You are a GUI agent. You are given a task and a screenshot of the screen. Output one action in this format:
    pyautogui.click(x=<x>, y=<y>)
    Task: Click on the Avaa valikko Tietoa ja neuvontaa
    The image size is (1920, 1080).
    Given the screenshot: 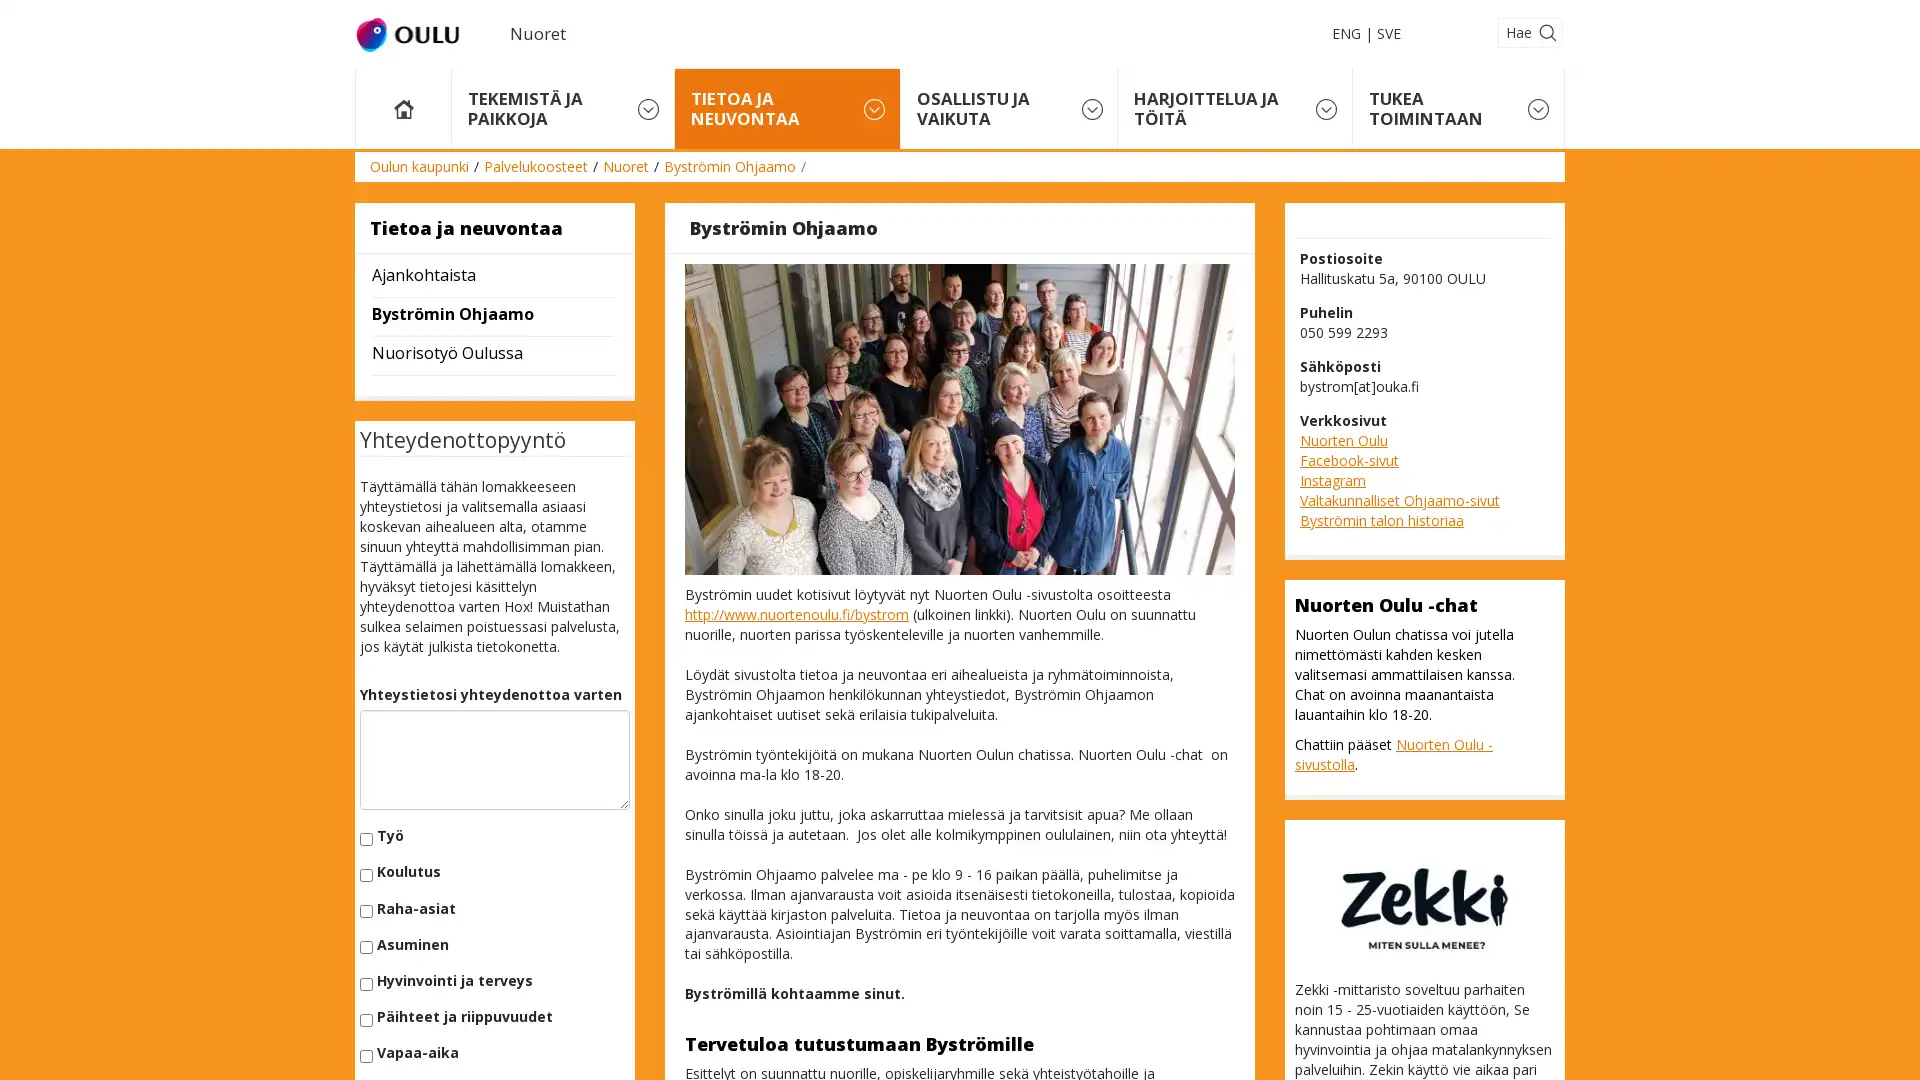 What is the action you would take?
    pyautogui.click(x=873, y=108)
    